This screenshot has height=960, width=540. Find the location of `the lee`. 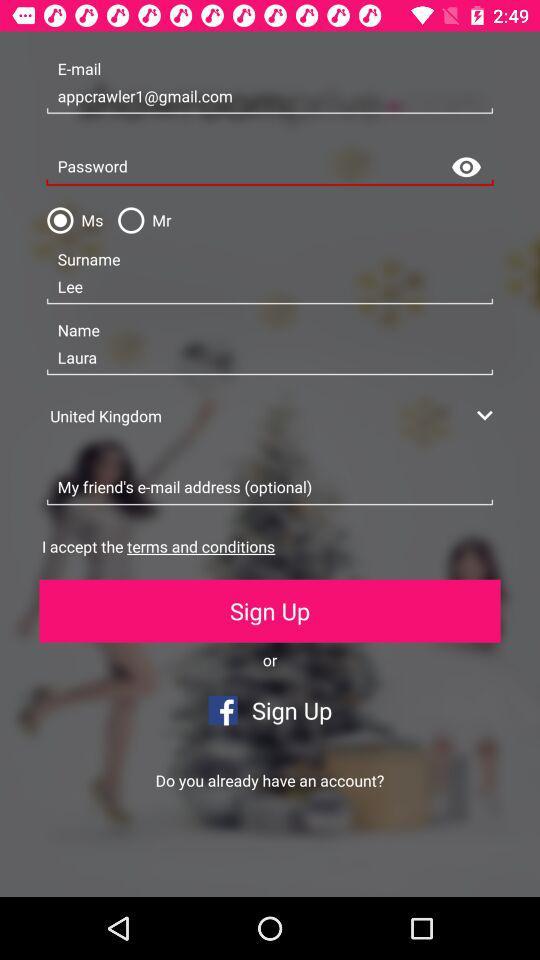

the lee is located at coordinates (270, 286).